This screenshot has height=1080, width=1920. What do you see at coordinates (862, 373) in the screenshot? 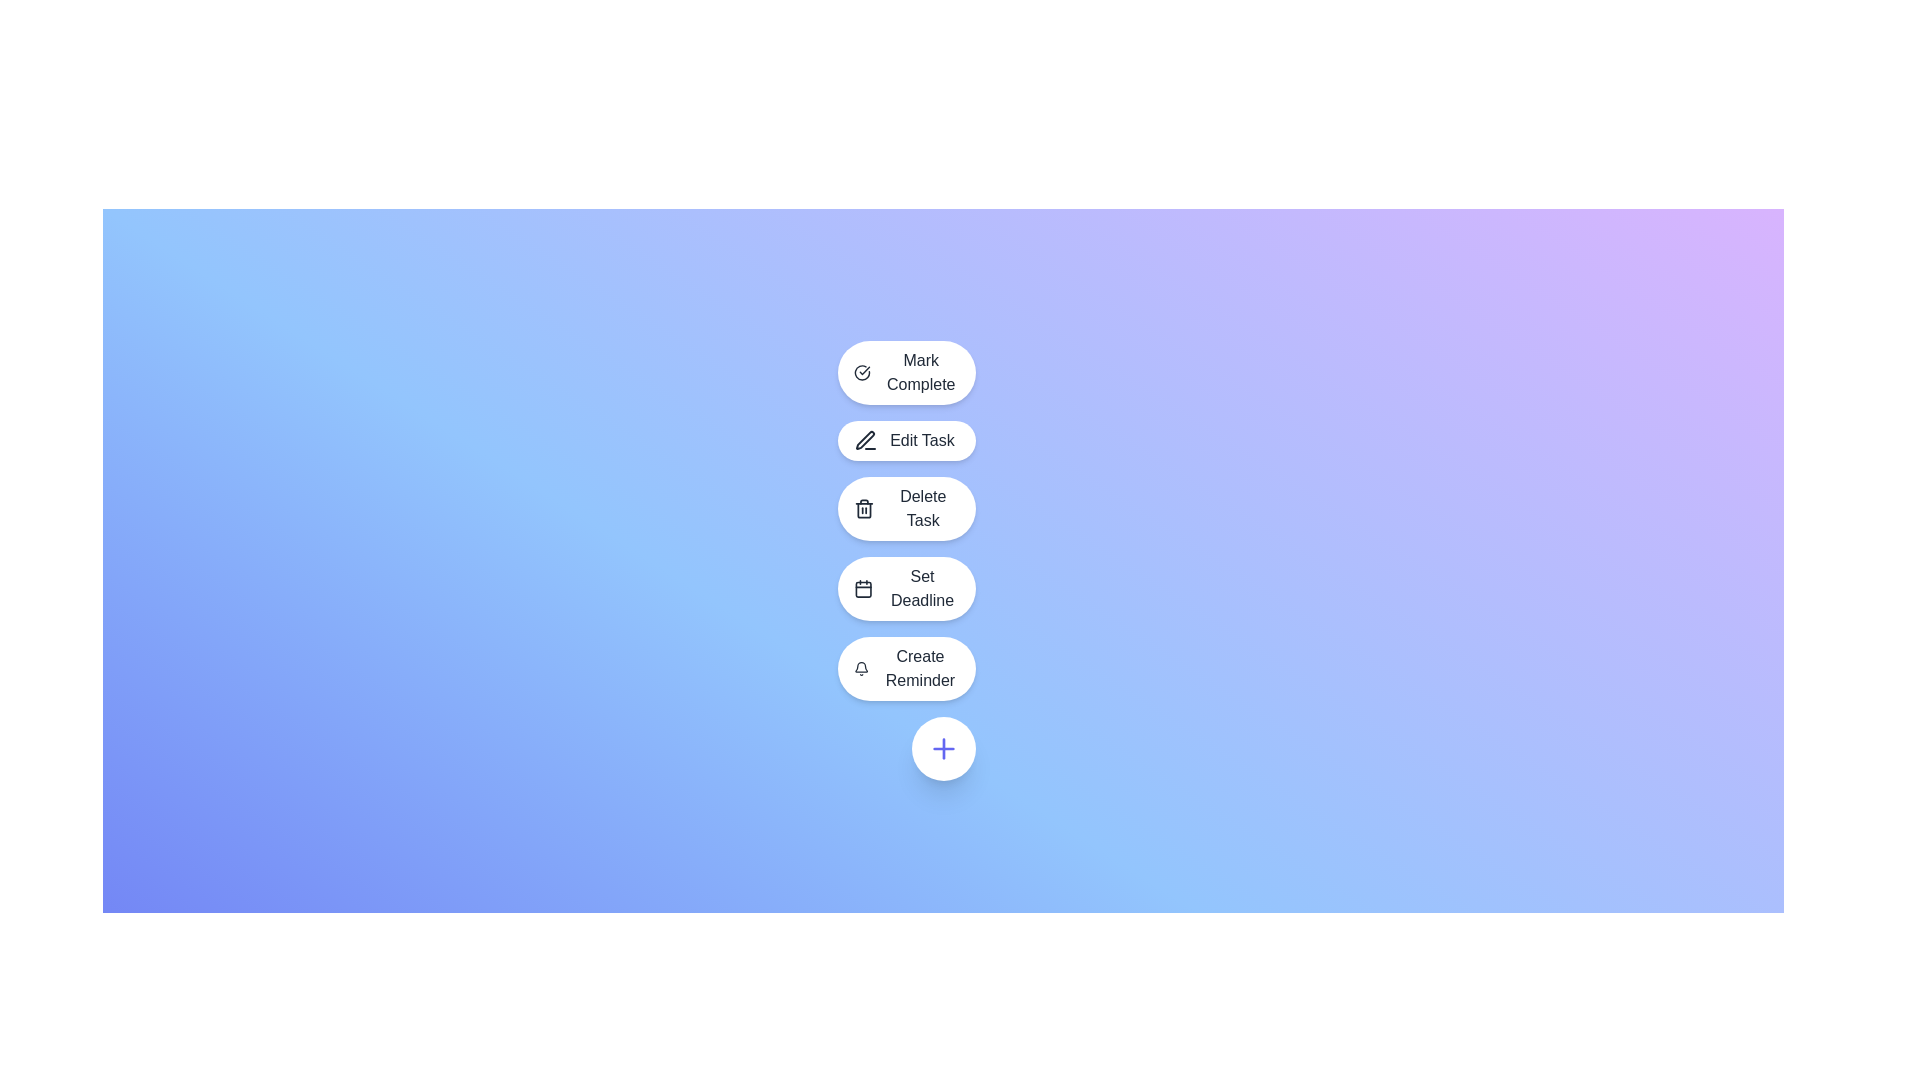
I see `the 'Mark Complete' SVG icon, which is the first icon in a vertical stack of interactive buttons` at bounding box center [862, 373].